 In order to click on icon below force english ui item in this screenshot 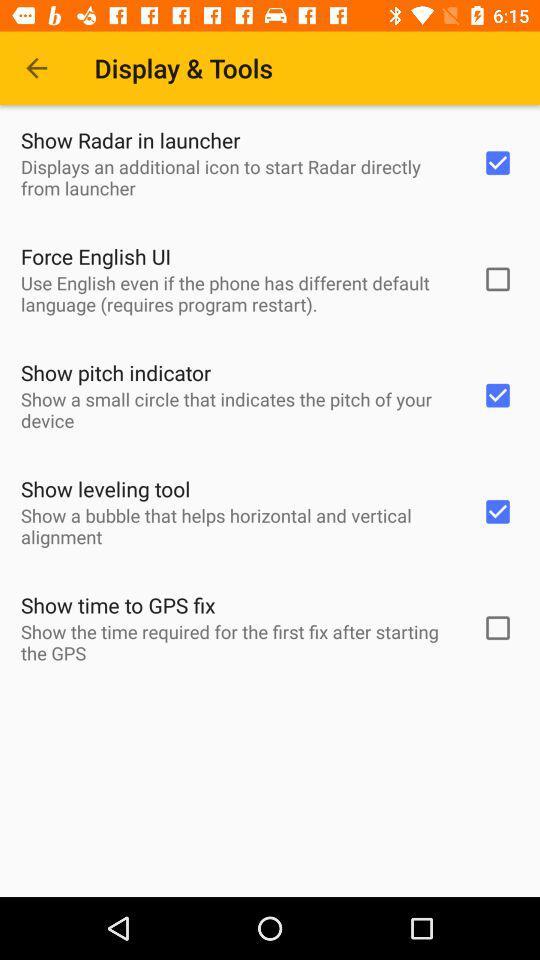, I will do `click(238, 292)`.